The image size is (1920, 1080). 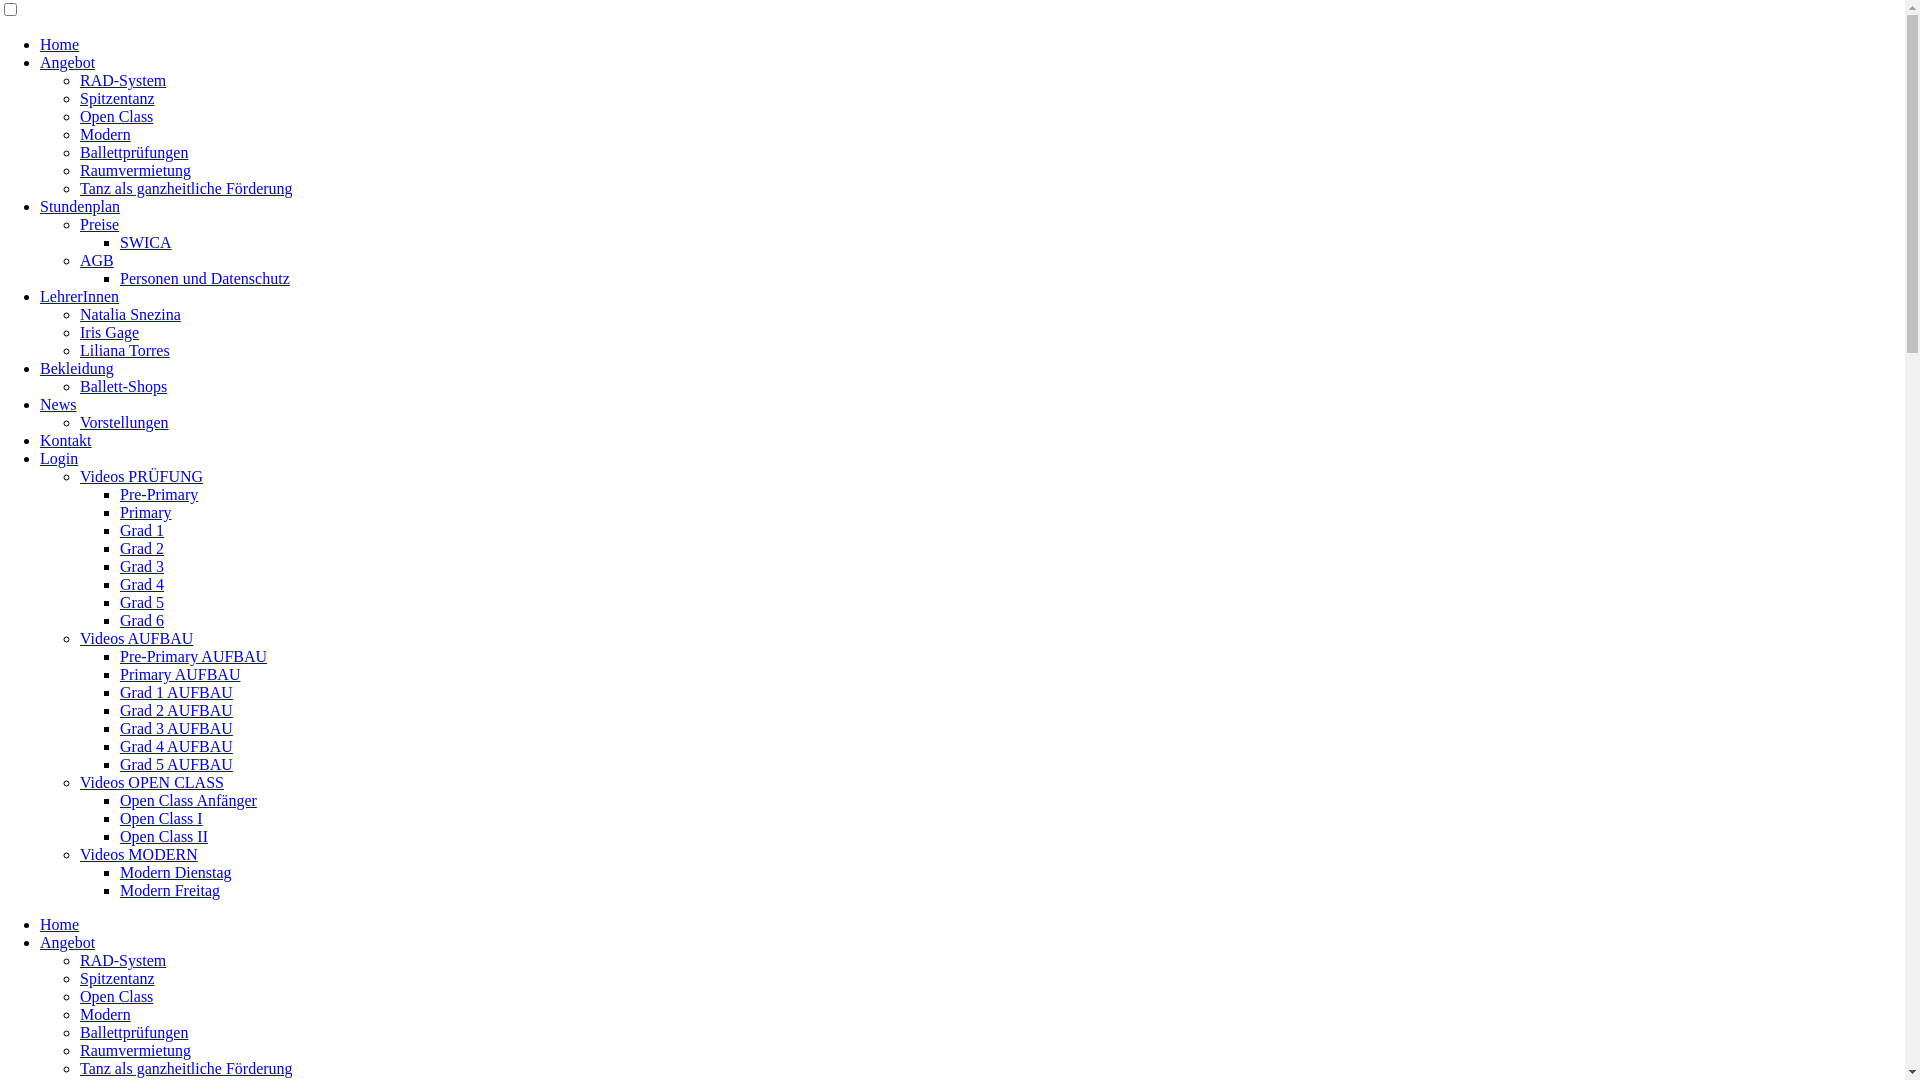 I want to click on 'Angebot', so click(x=67, y=942).